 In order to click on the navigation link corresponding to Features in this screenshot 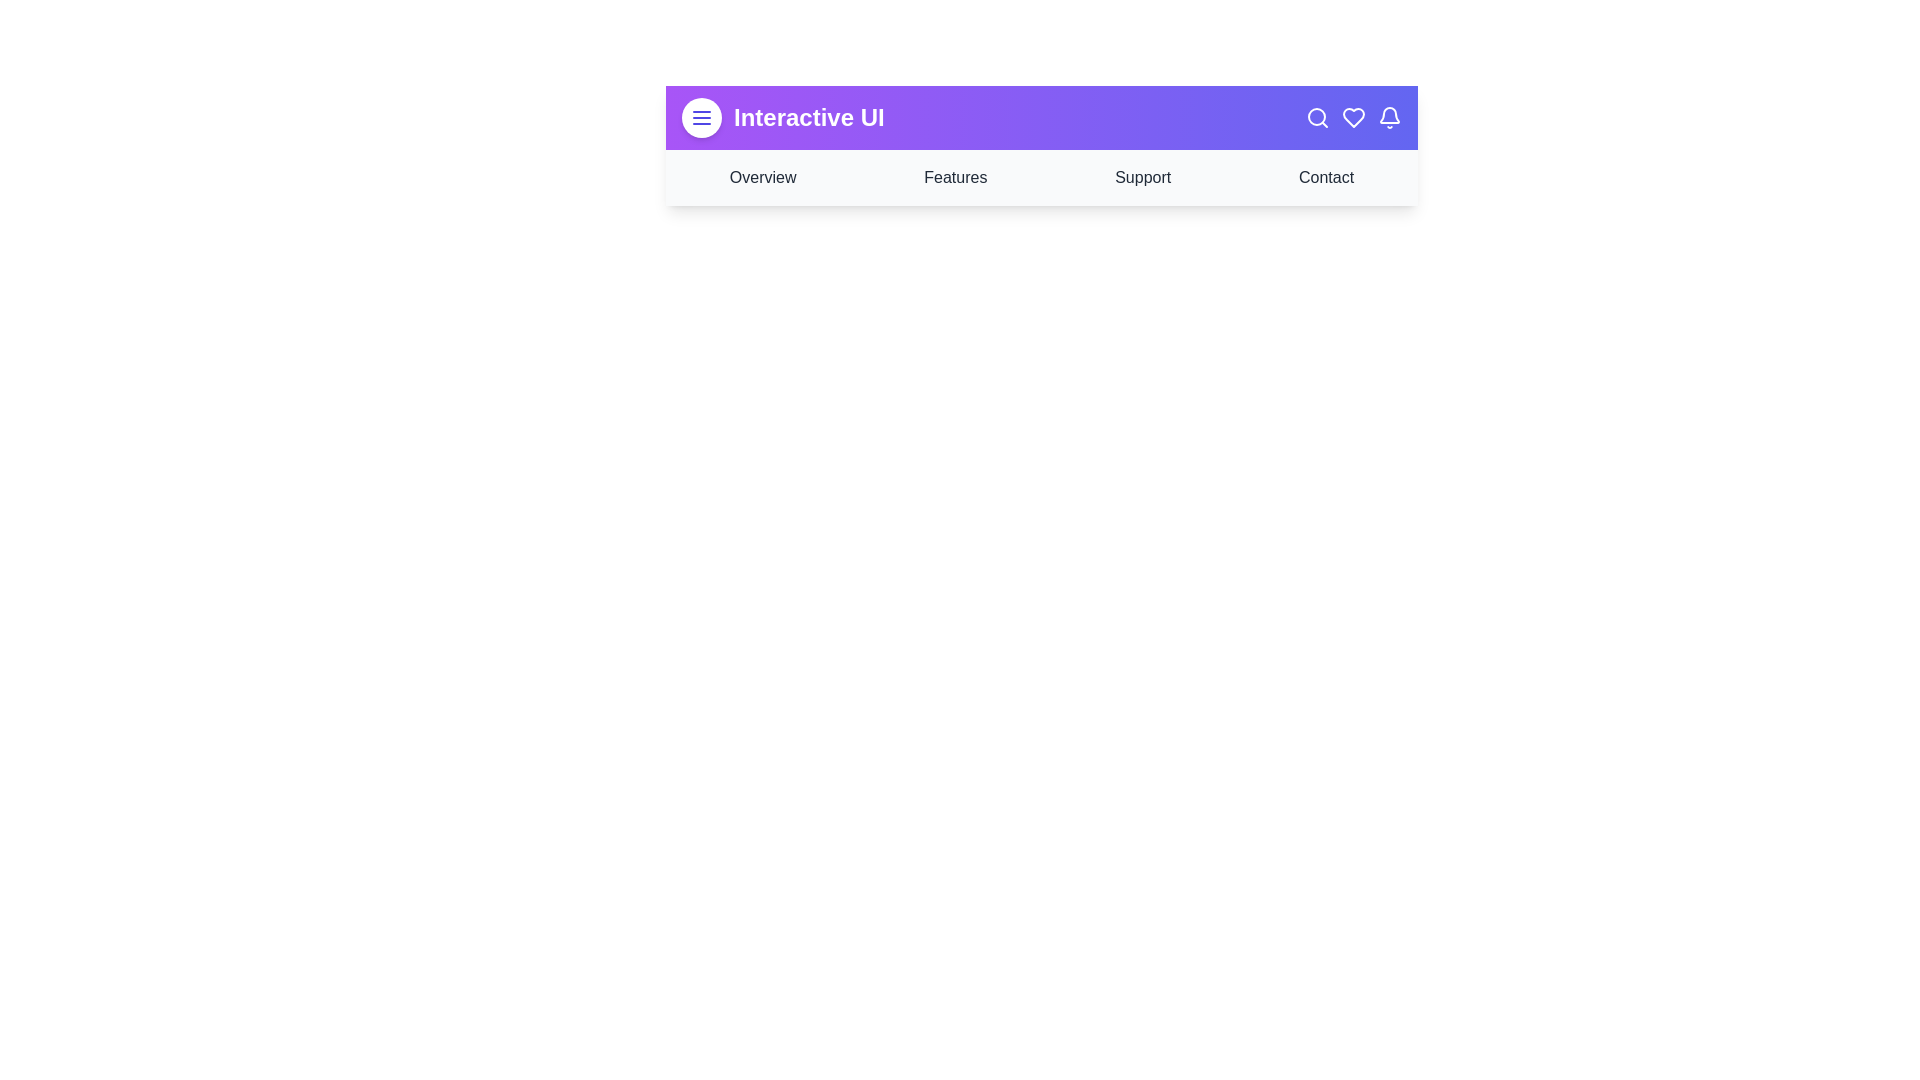, I will do `click(954, 176)`.